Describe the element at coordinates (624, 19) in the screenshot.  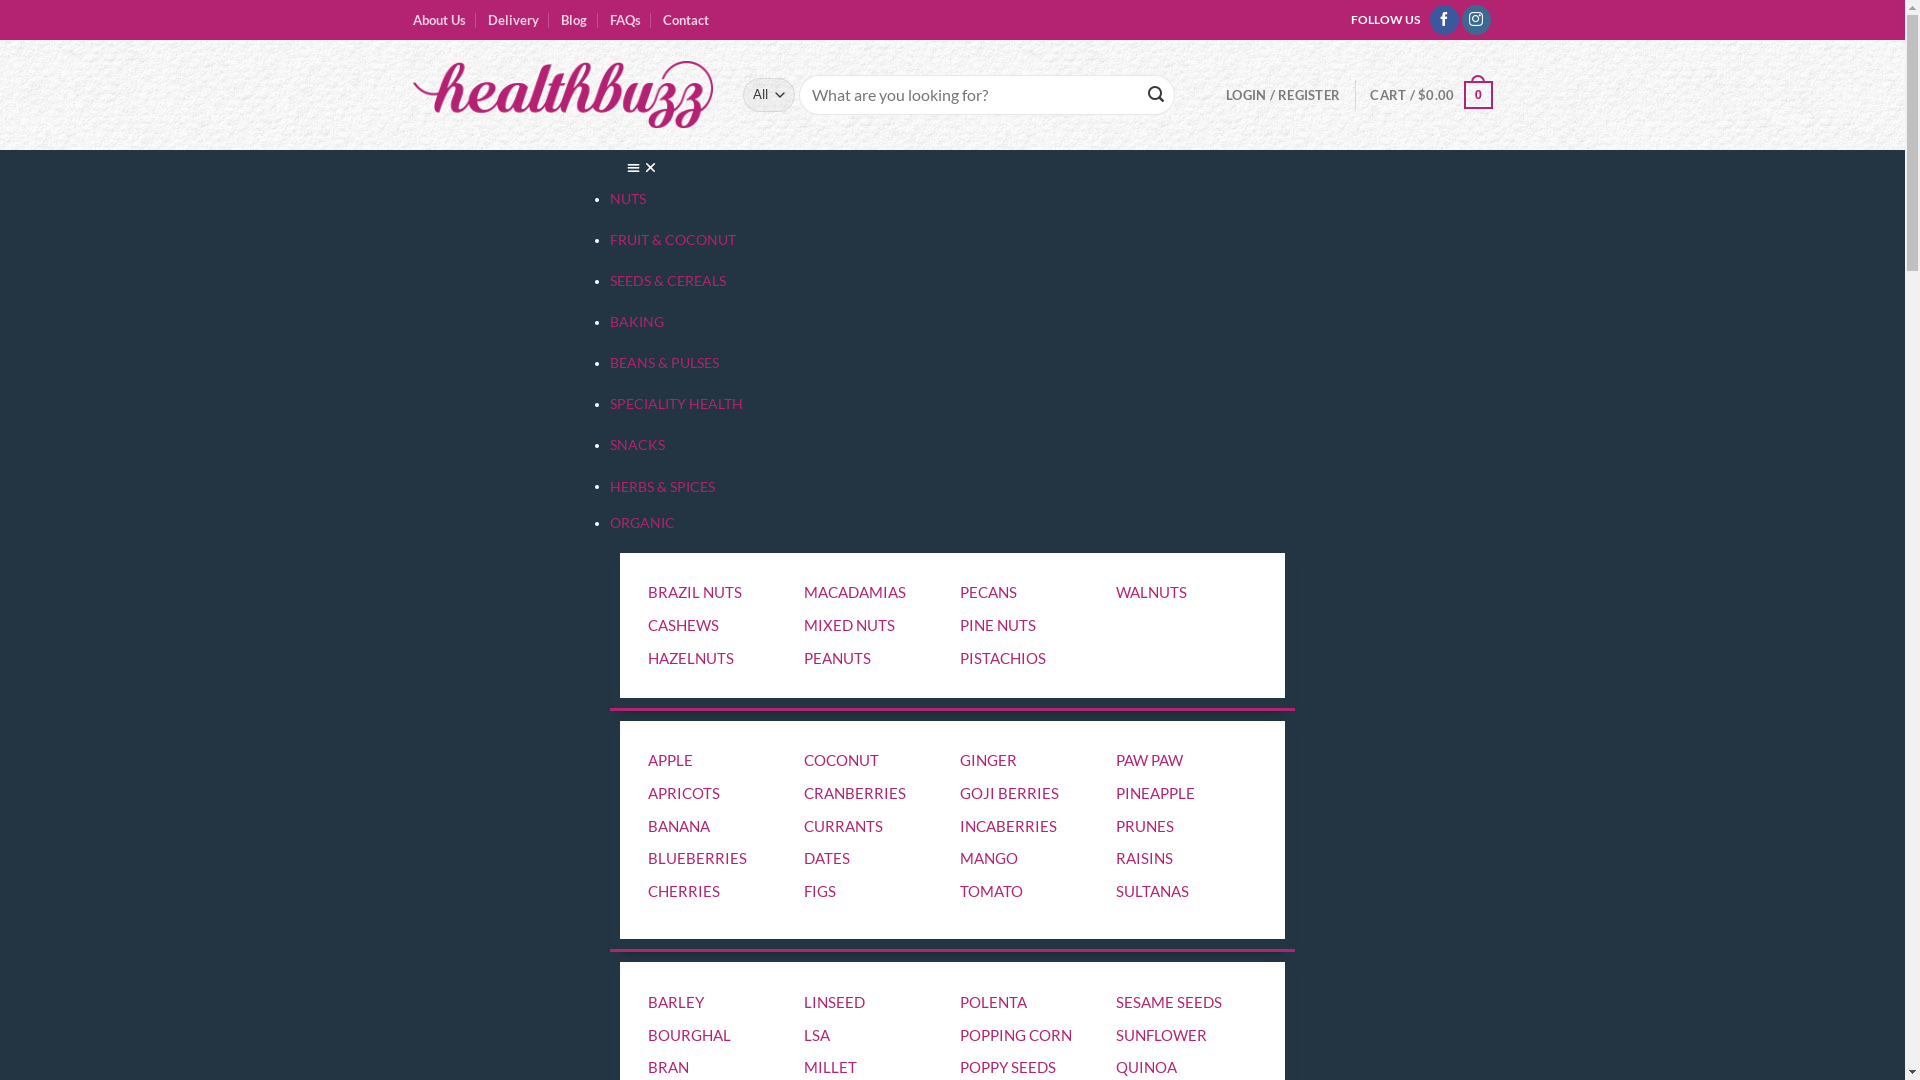
I see `'FAQs'` at that location.